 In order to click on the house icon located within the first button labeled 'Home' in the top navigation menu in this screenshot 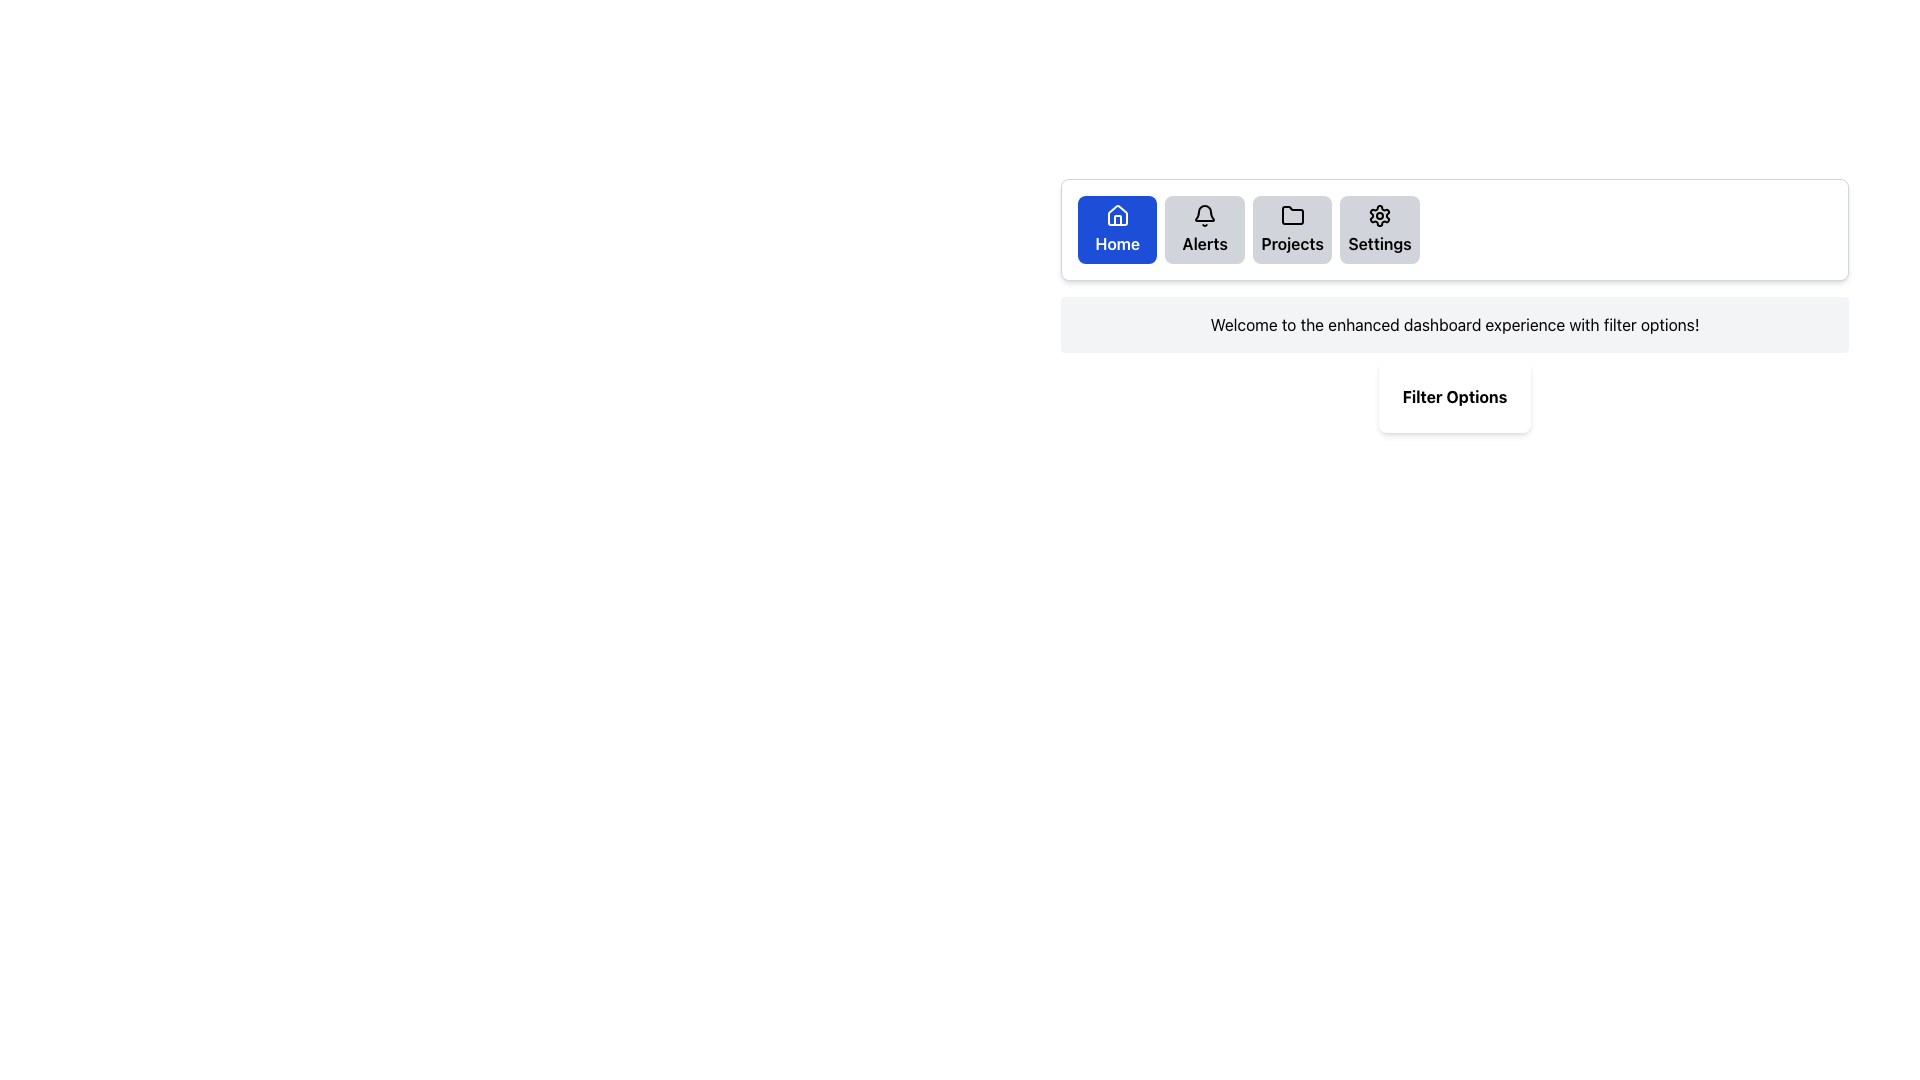, I will do `click(1116, 216)`.